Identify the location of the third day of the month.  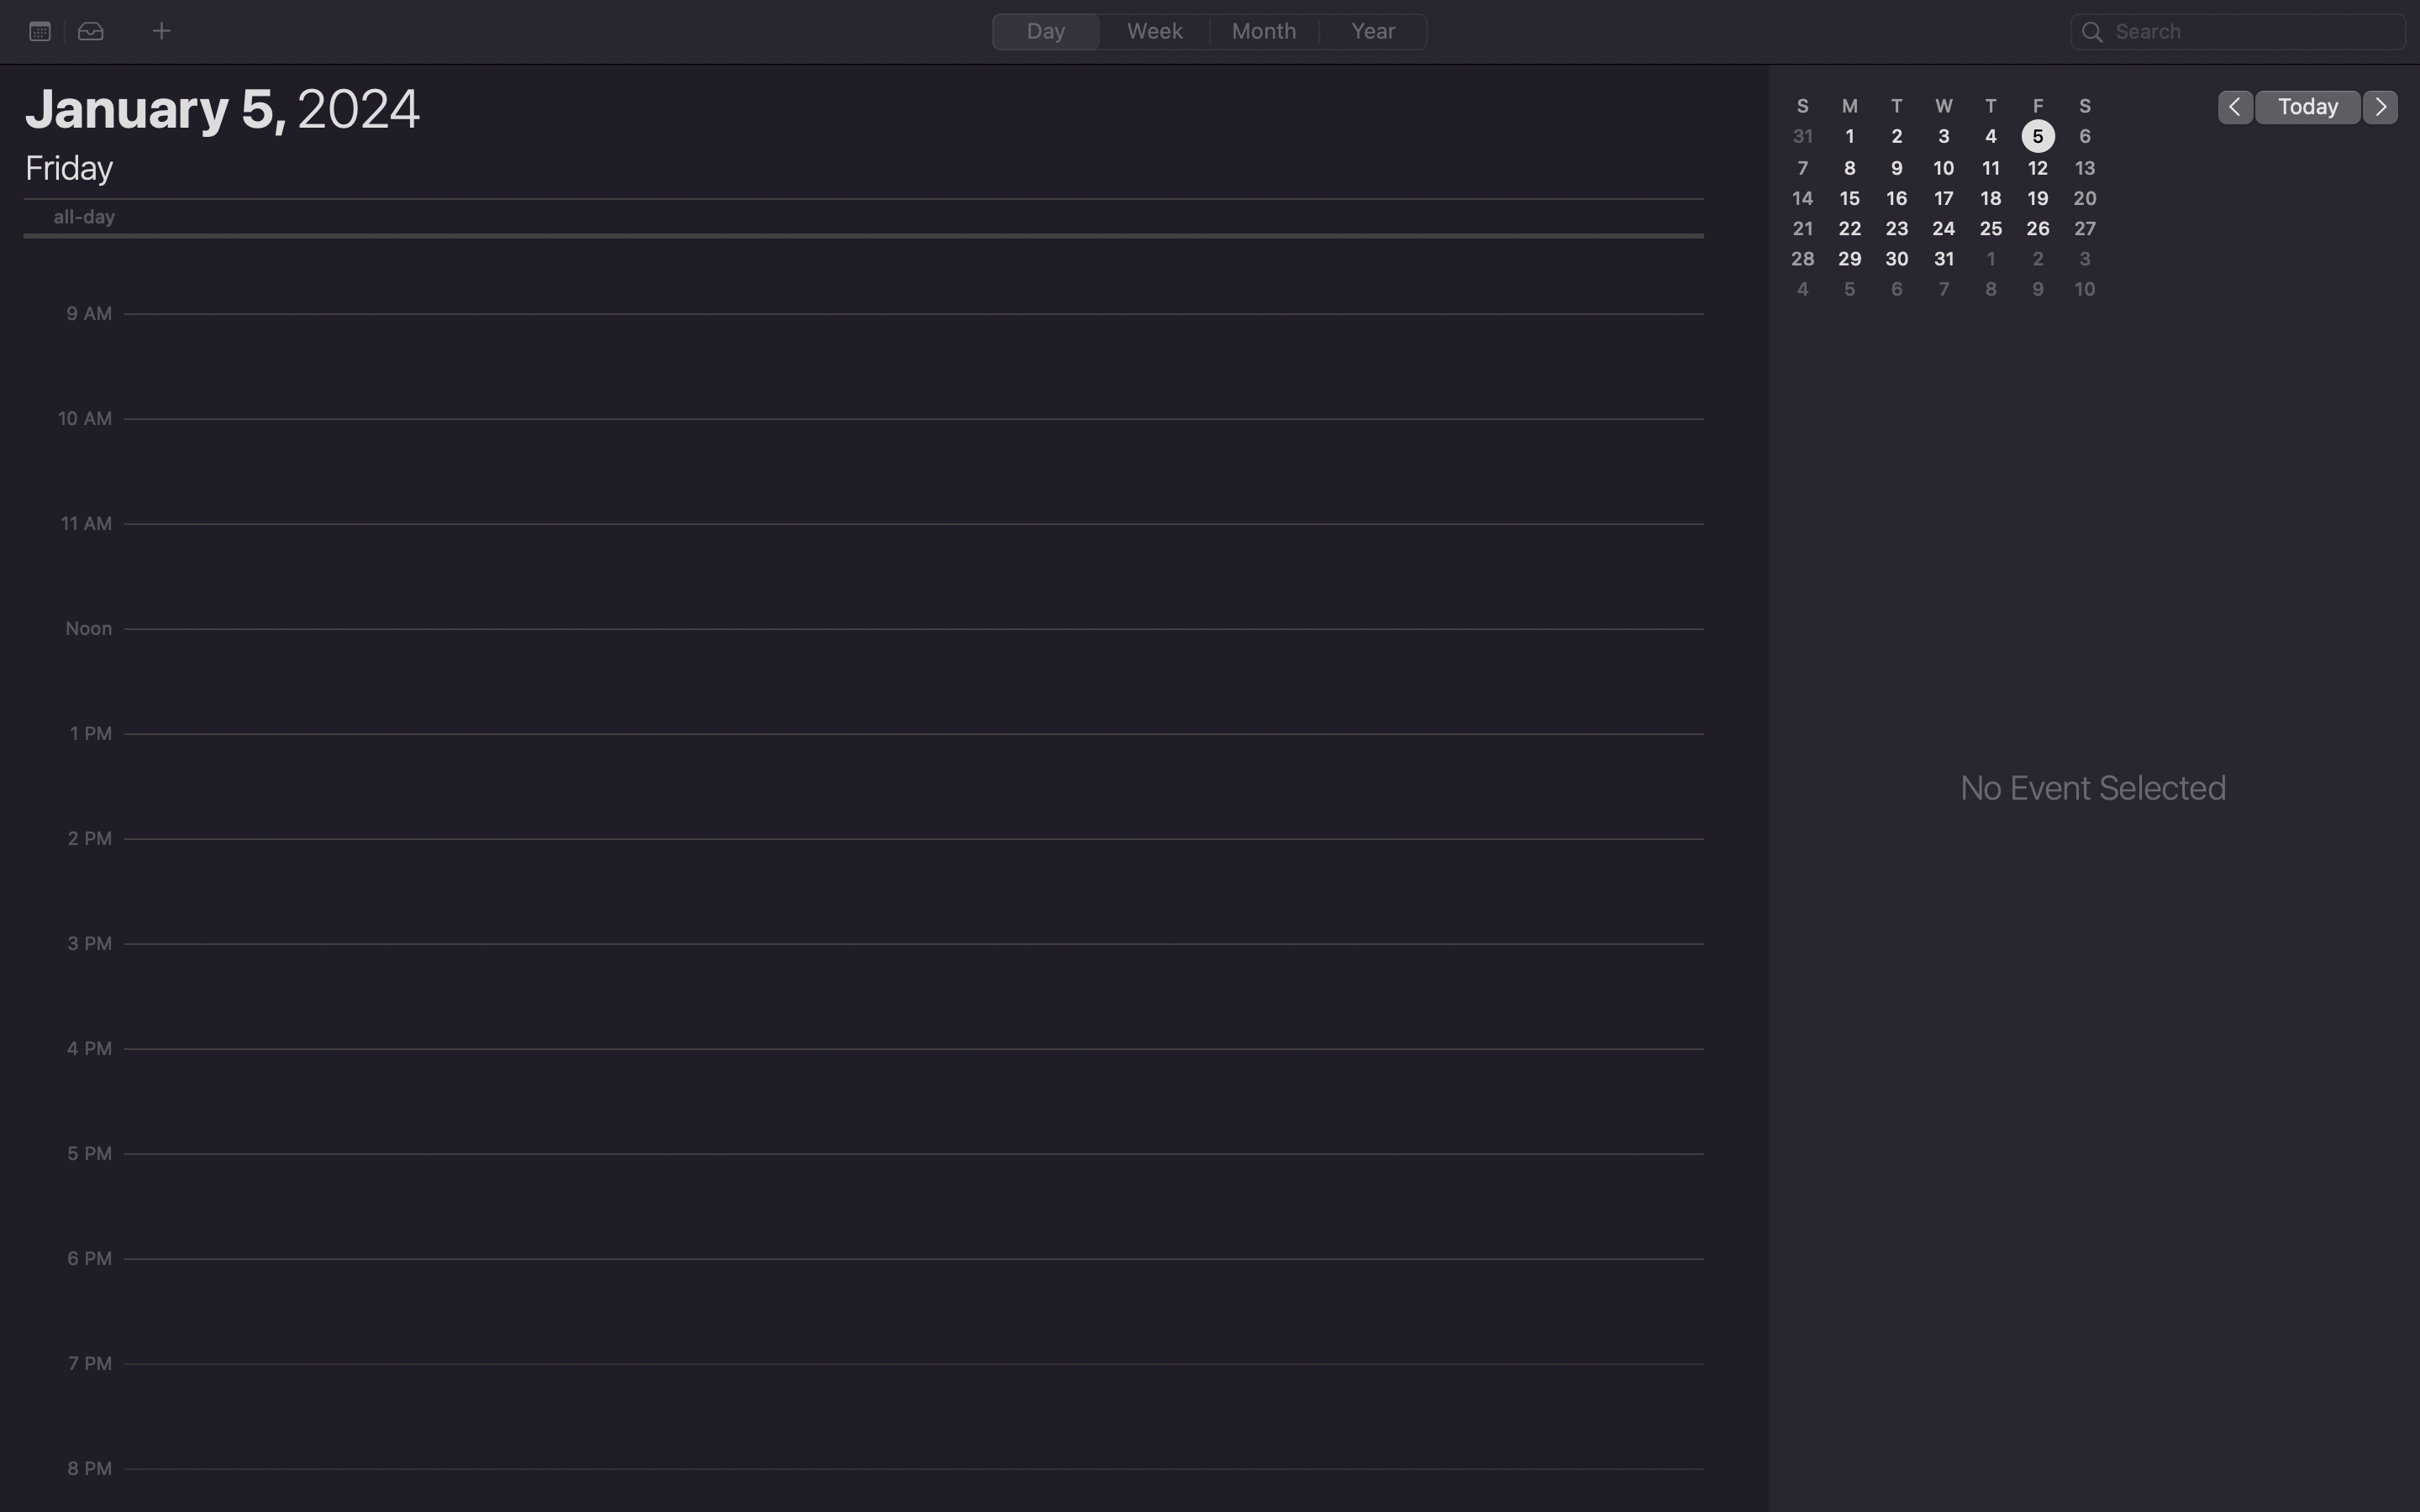
(1943, 135).